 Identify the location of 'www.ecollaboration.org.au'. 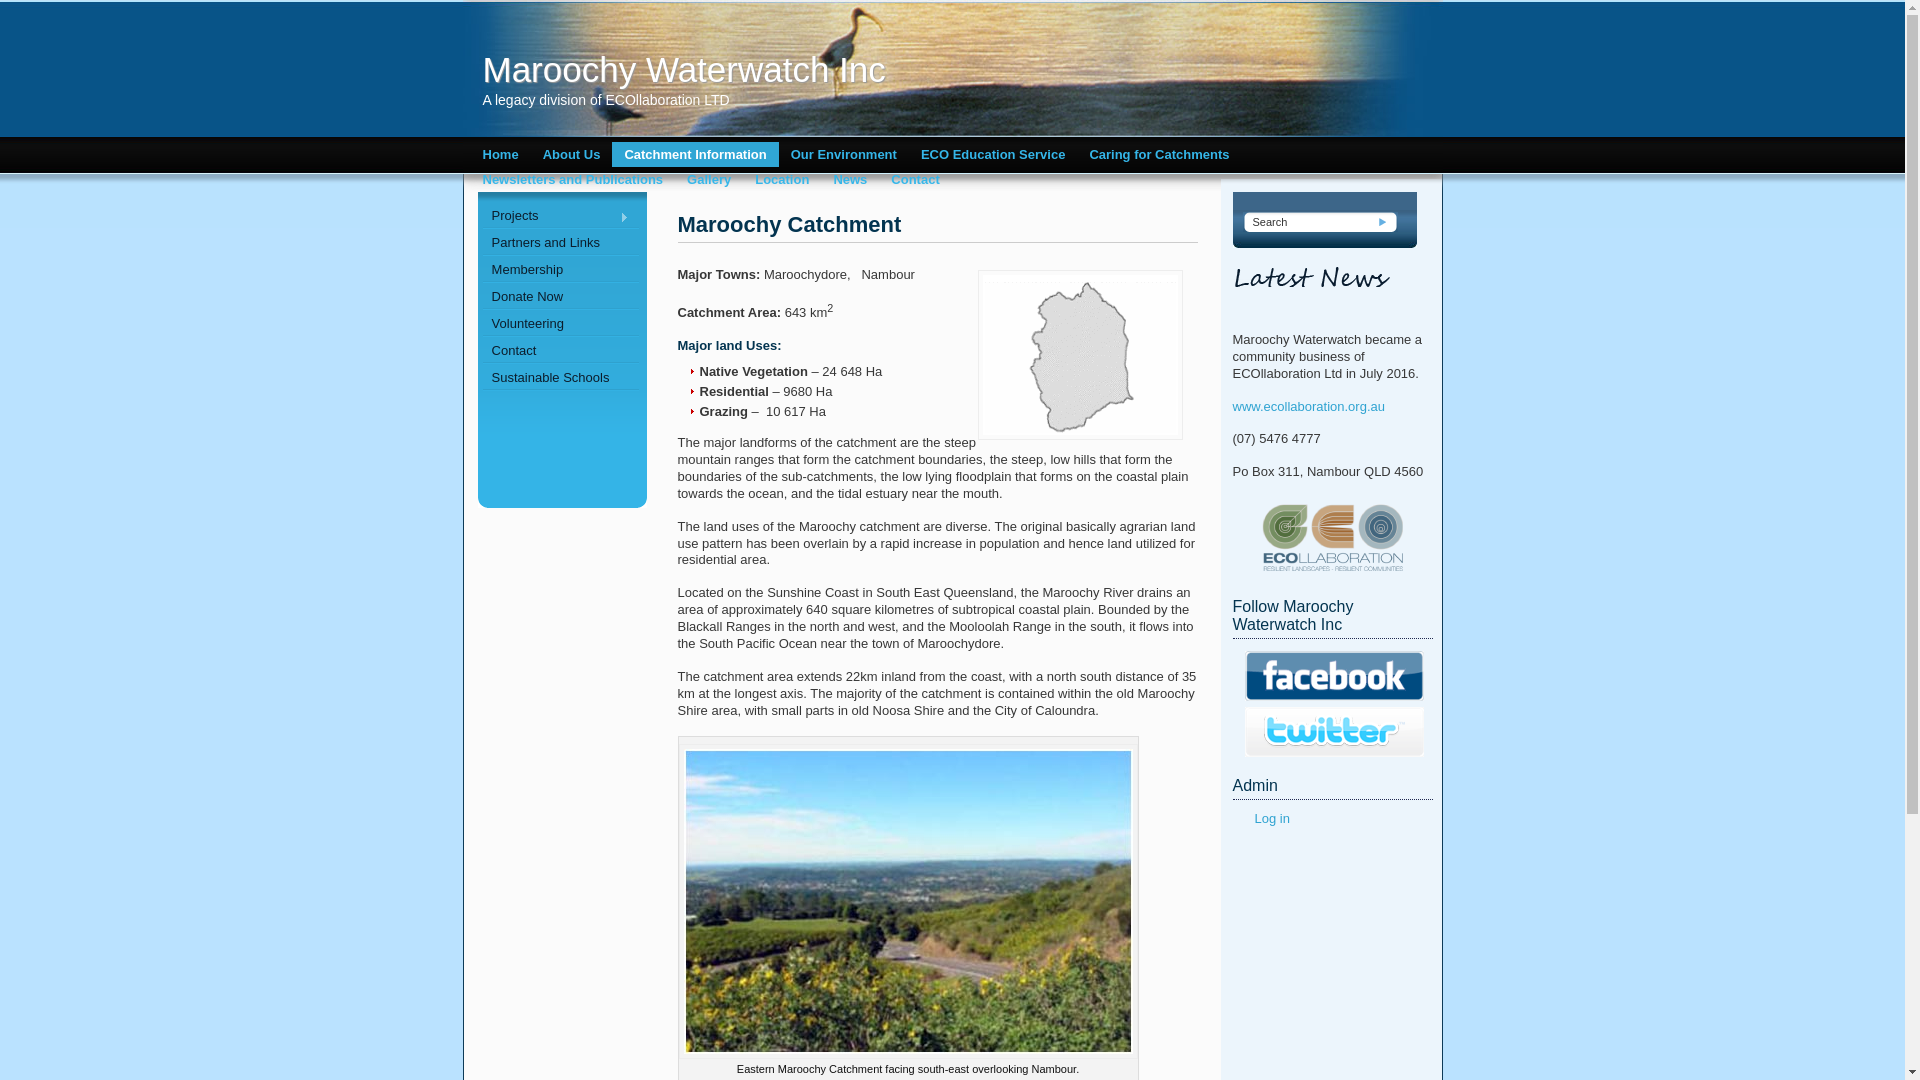
(1308, 405).